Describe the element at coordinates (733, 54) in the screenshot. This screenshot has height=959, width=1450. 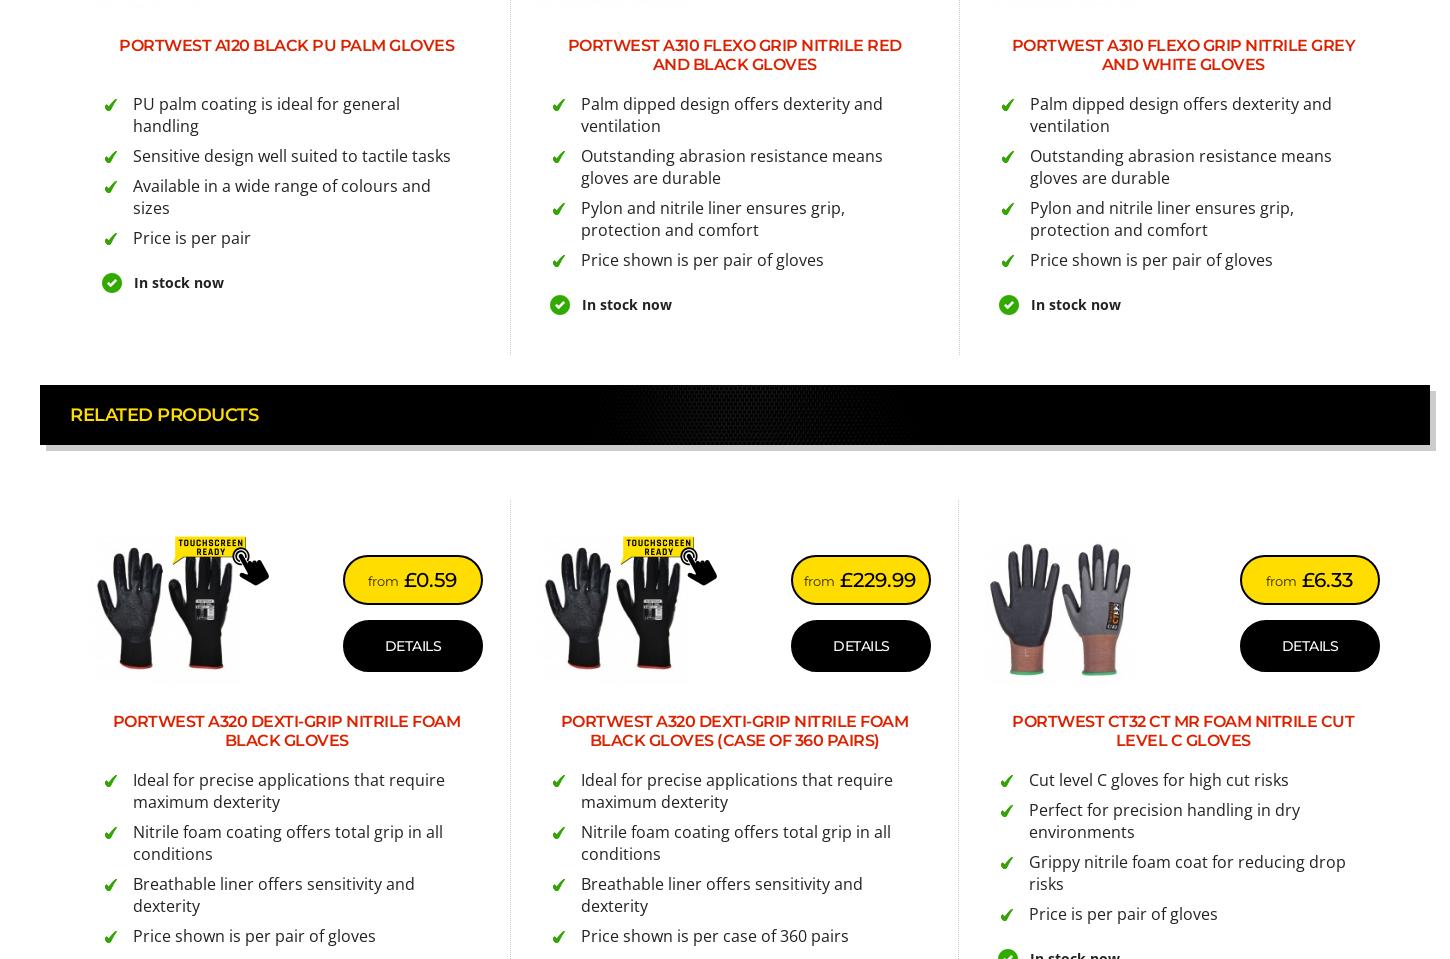
I see `'Portwest A310 Flexo Grip Nitrile Red and Black Gloves'` at that location.